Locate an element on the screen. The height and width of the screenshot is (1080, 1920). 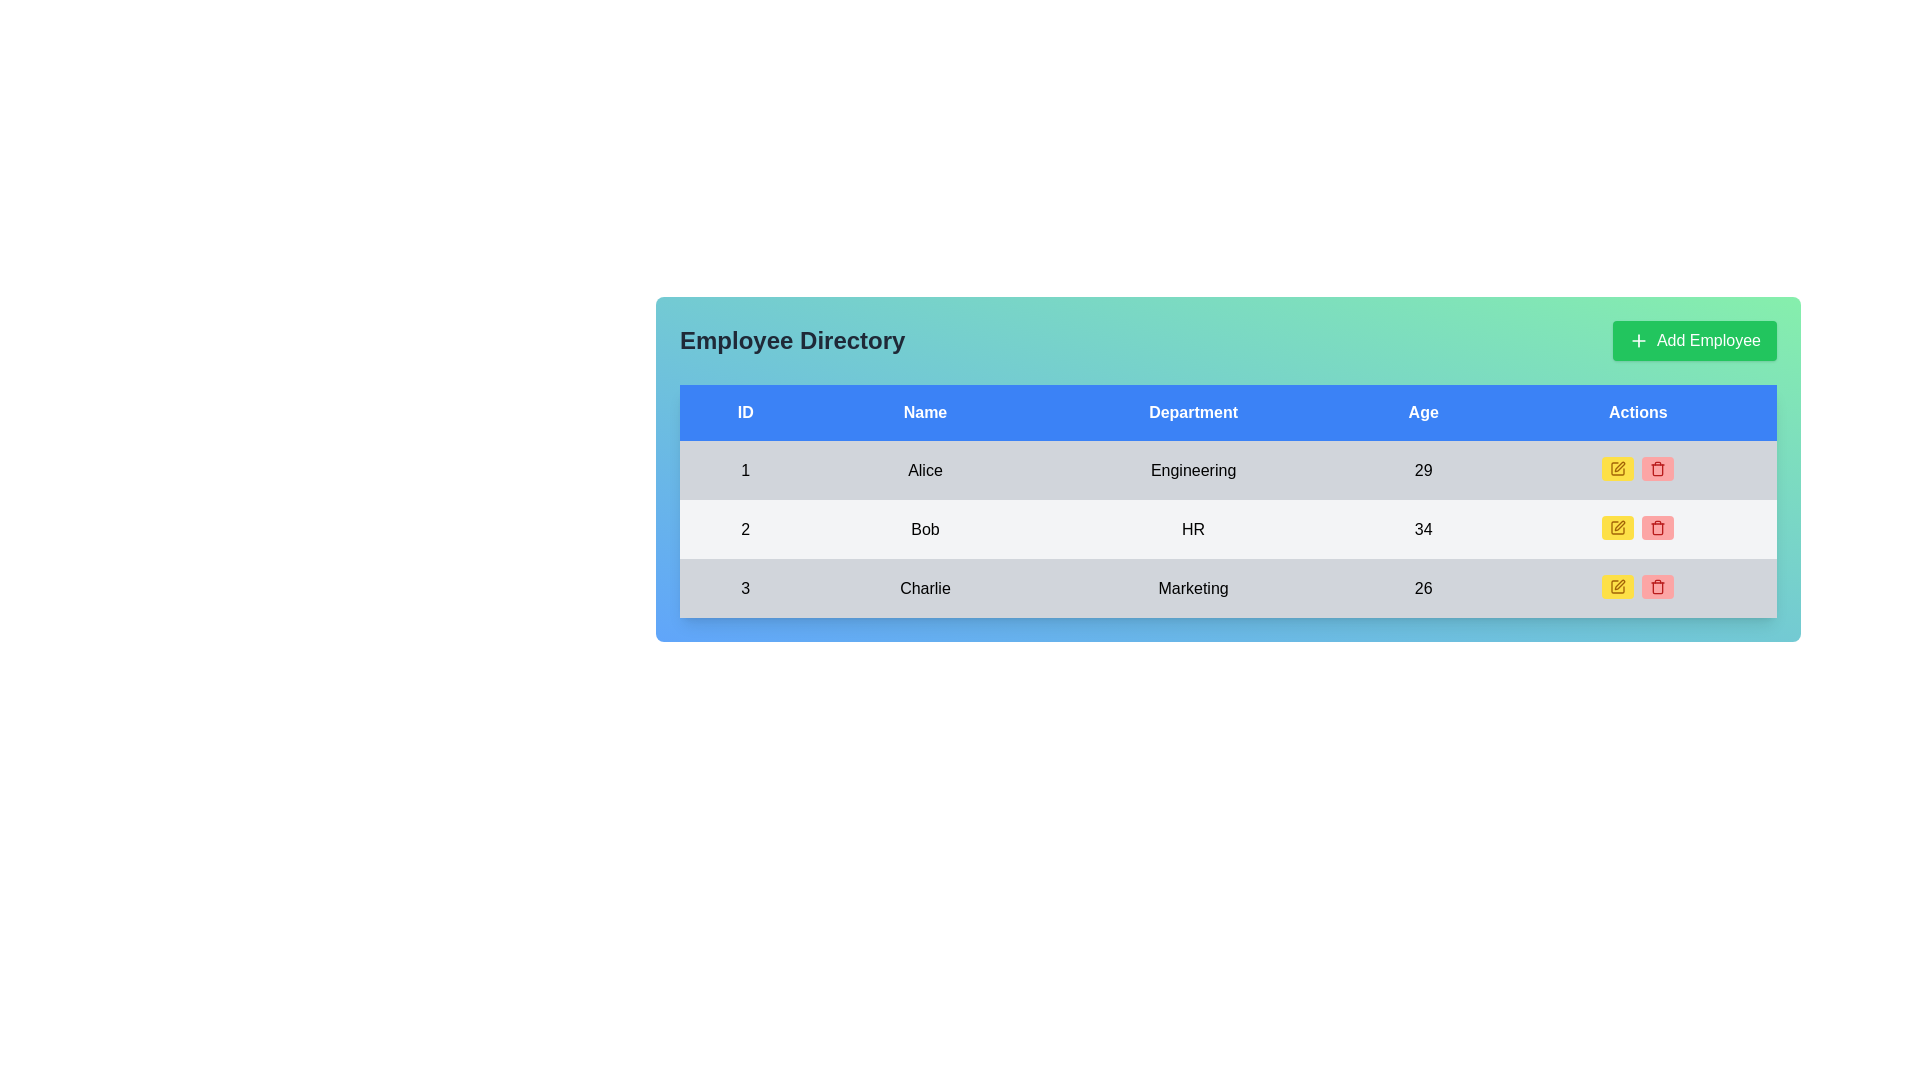
the static text label displaying the department name in the third row of the table under the 'Department' column, located between 'Charlie' and '26' is located at coordinates (1193, 587).